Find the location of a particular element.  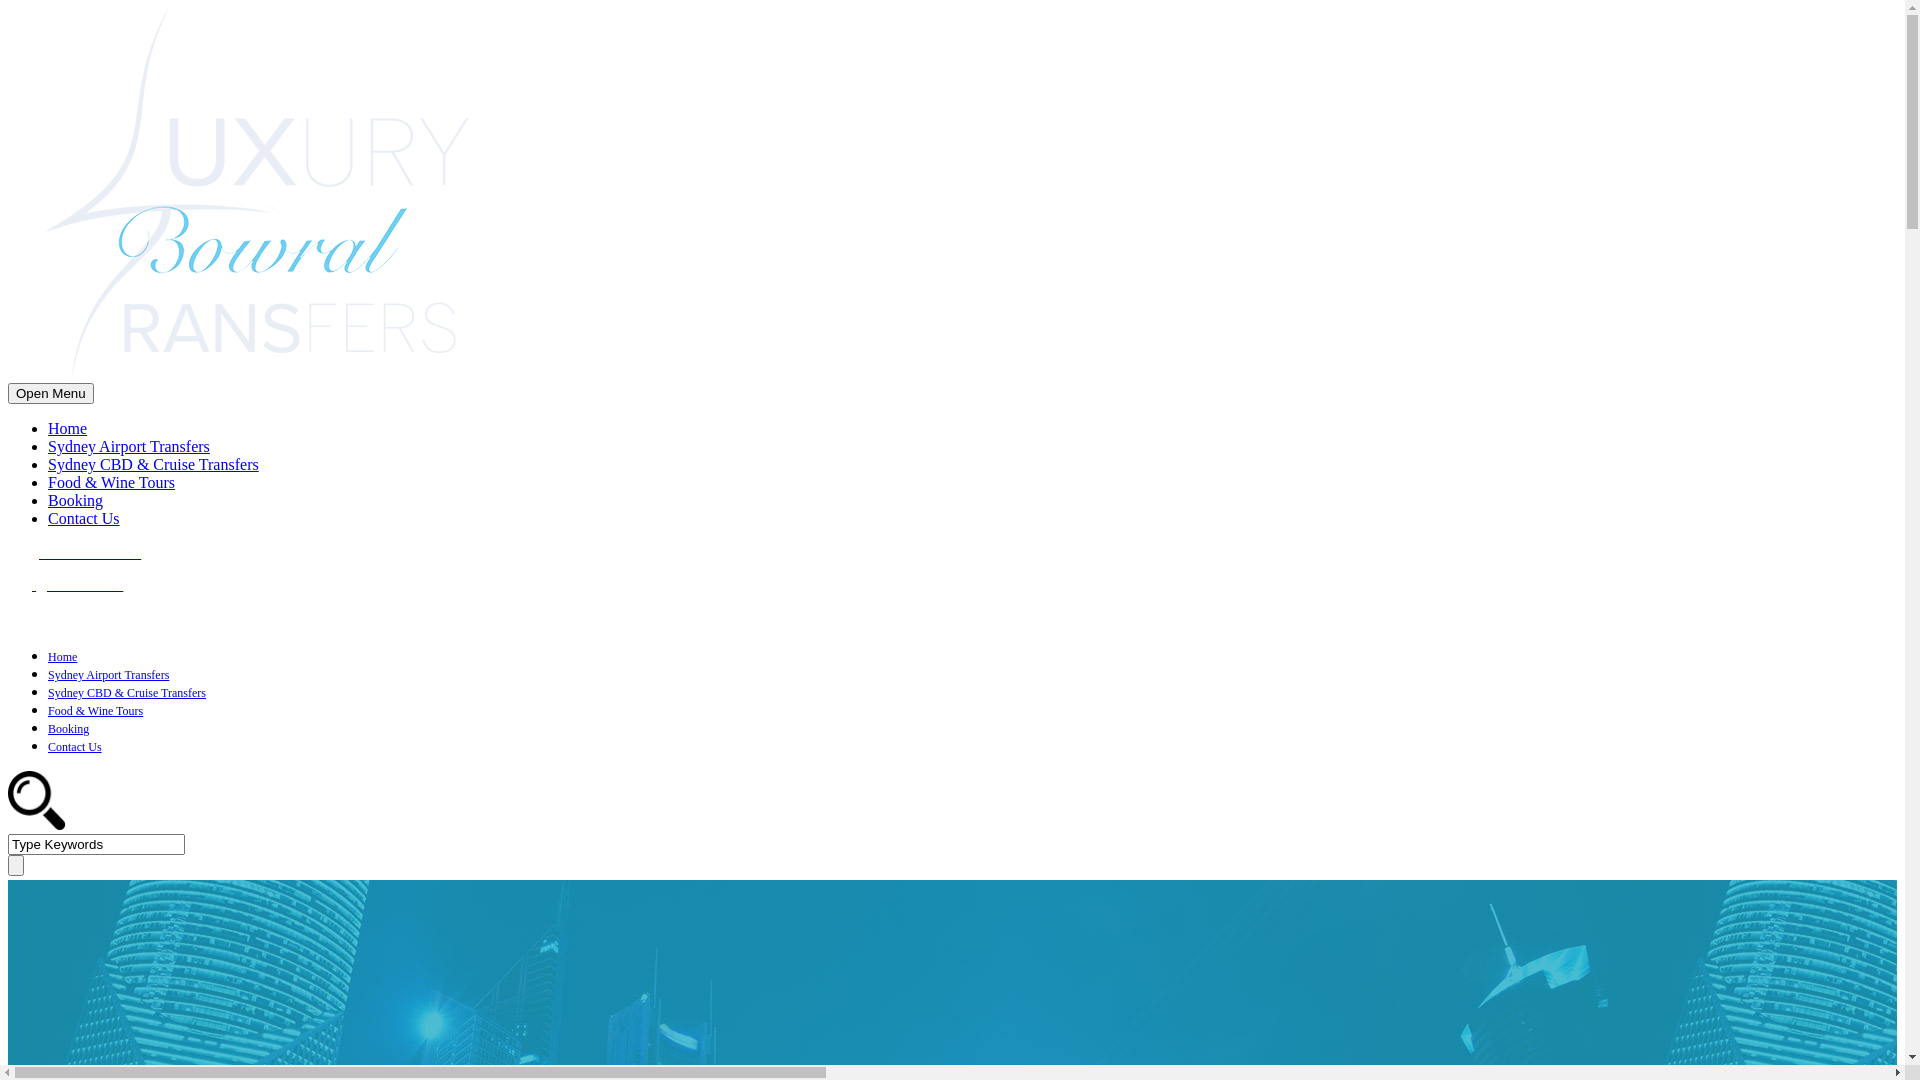

'Contact Us' is located at coordinates (48, 747).